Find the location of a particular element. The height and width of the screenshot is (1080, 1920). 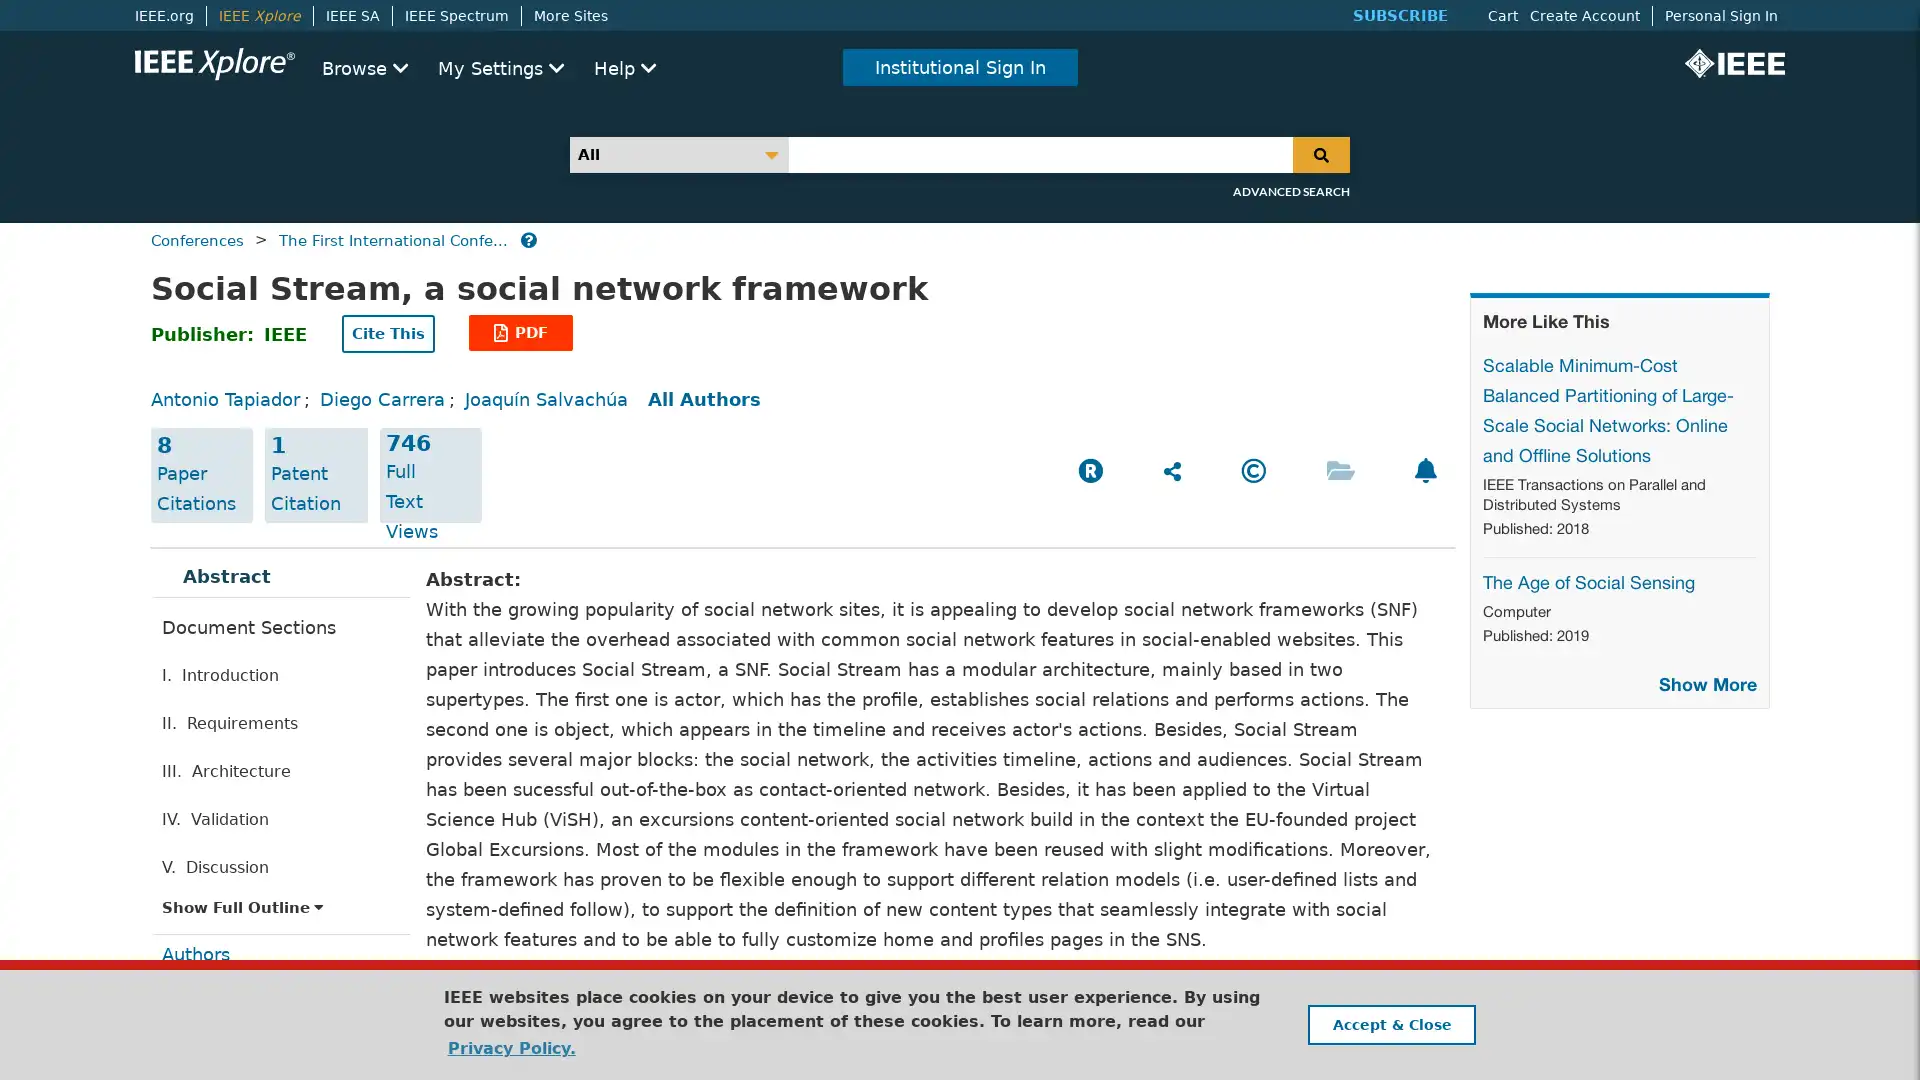

Cite This is located at coordinates (388, 333).